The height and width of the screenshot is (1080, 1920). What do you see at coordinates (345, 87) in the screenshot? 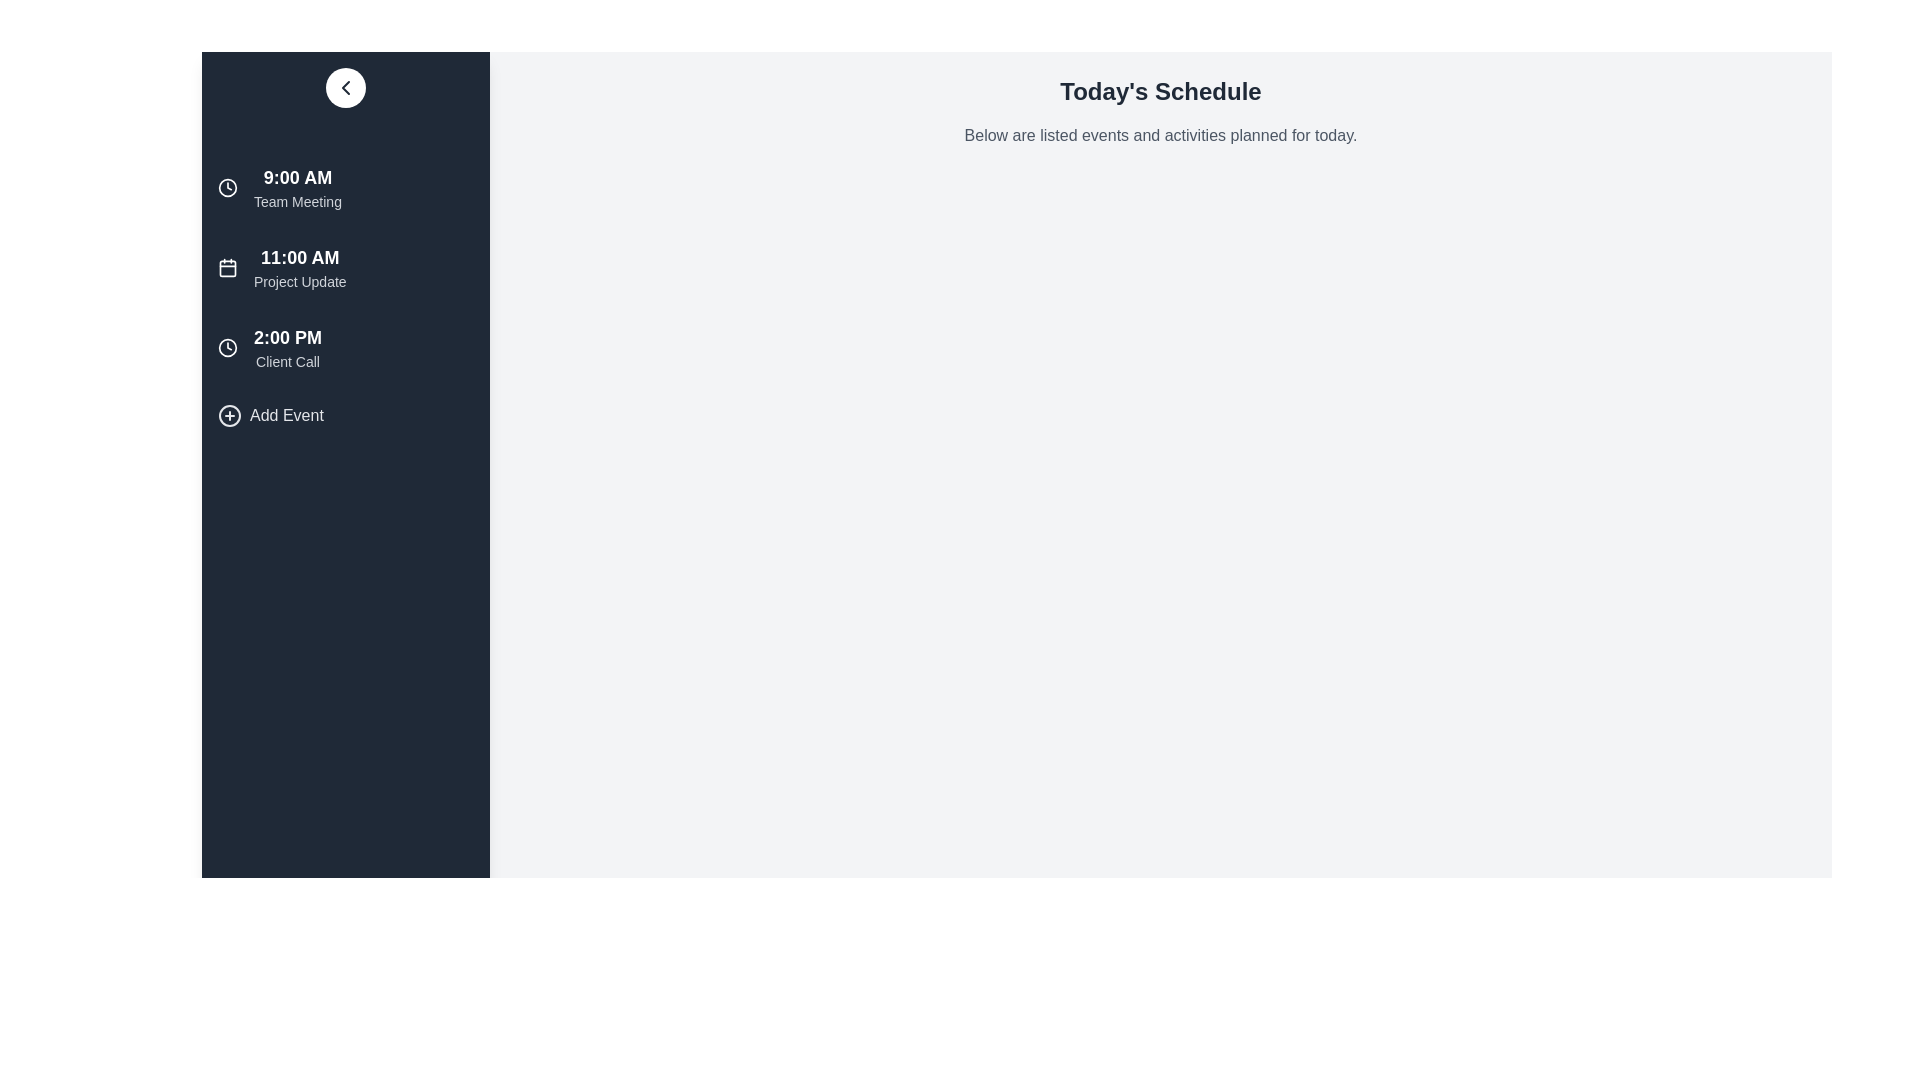
I see `sidebar toggle button to toggle the sidebar visibility` at bounding box center [345, 87].